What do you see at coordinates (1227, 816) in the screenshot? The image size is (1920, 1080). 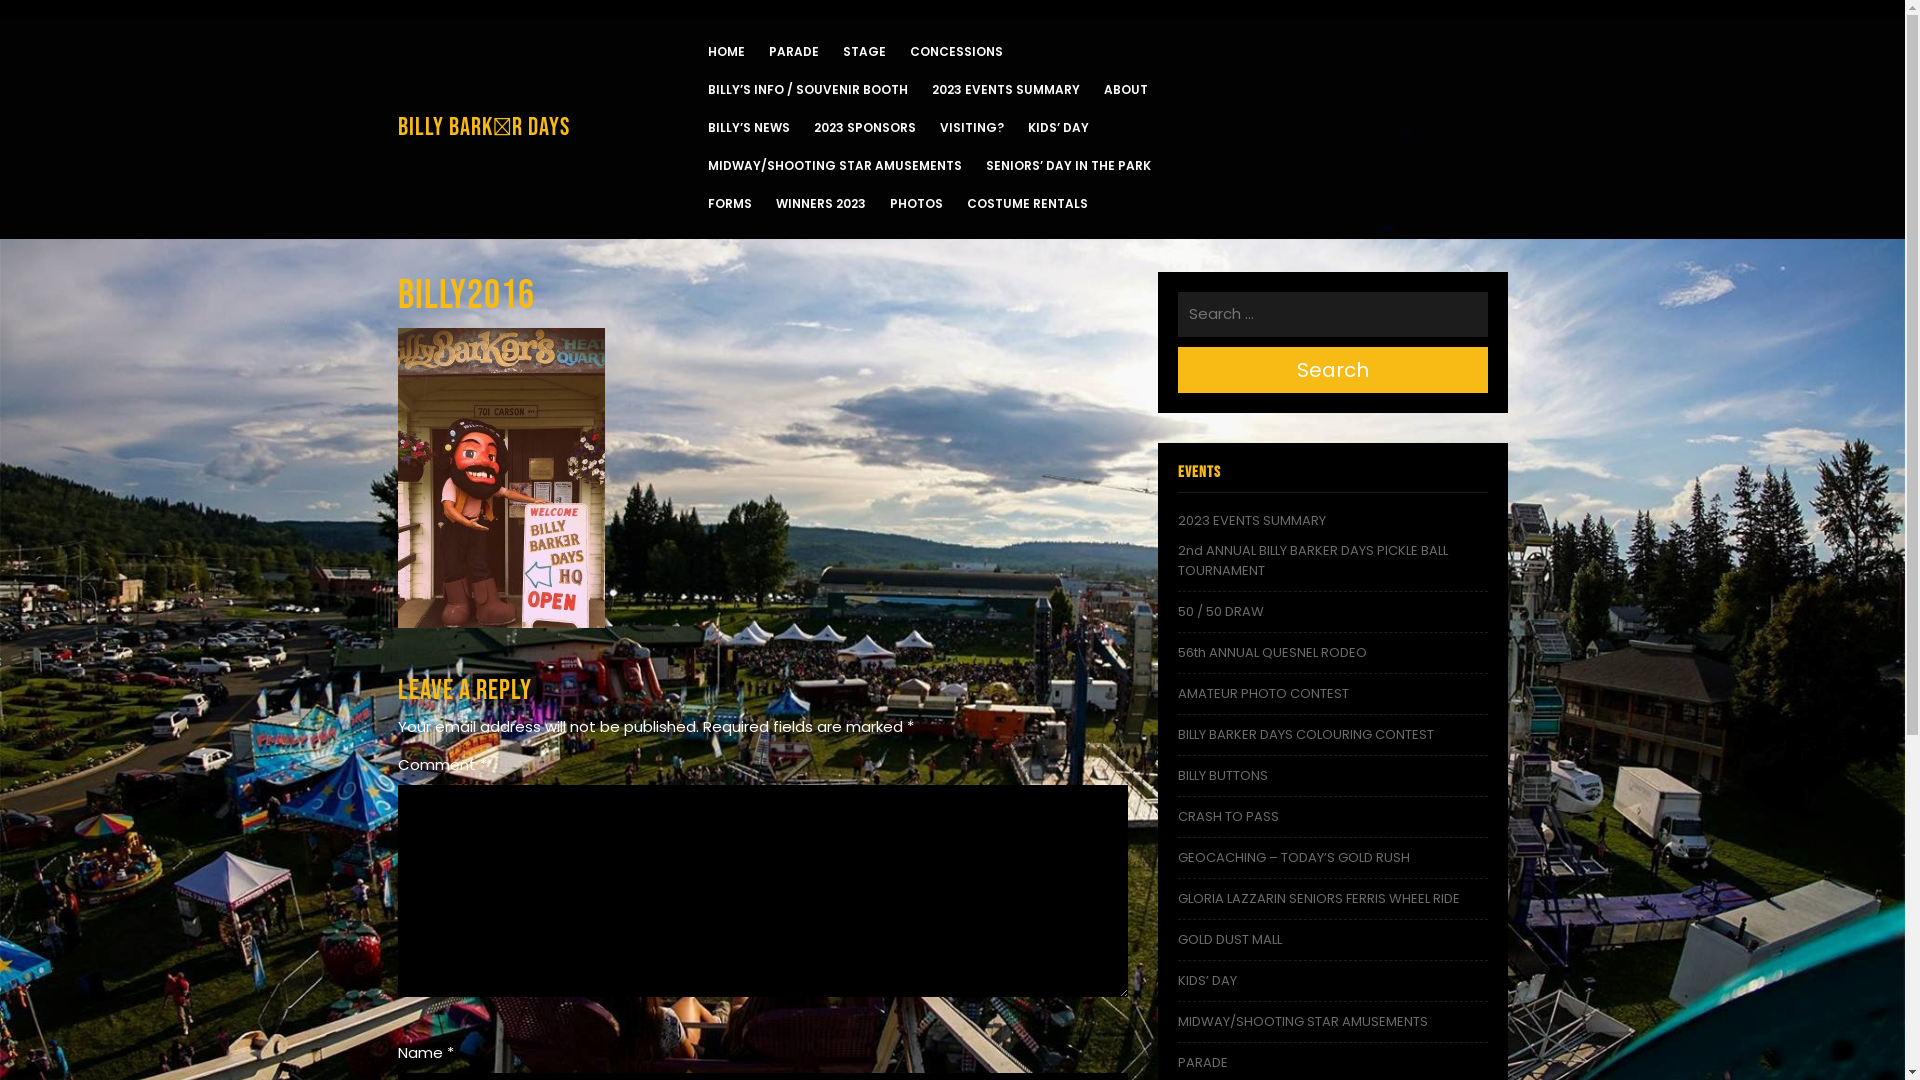 I see `'CRASH TO PASS'` at bounding box center [1227, 816].